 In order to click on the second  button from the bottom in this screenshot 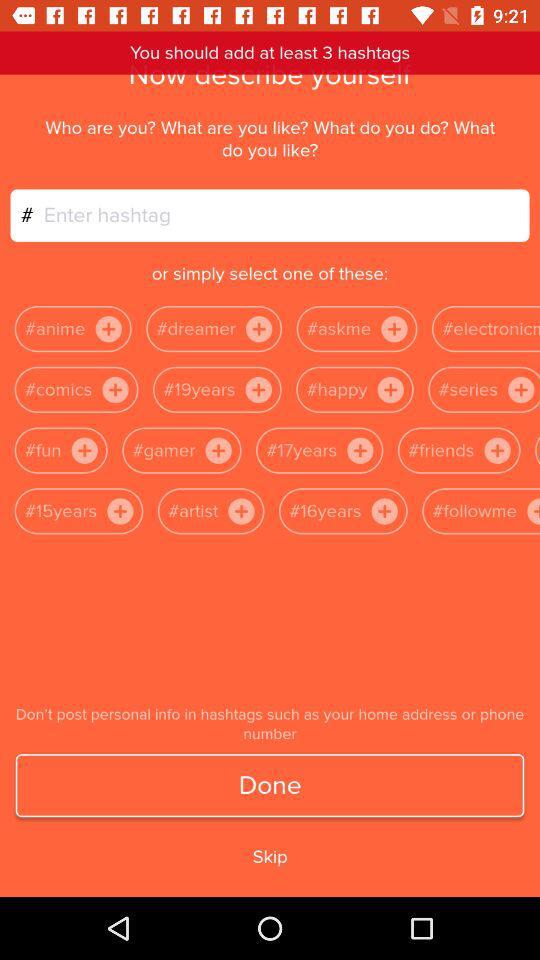, I will do `click(385, 510)`.